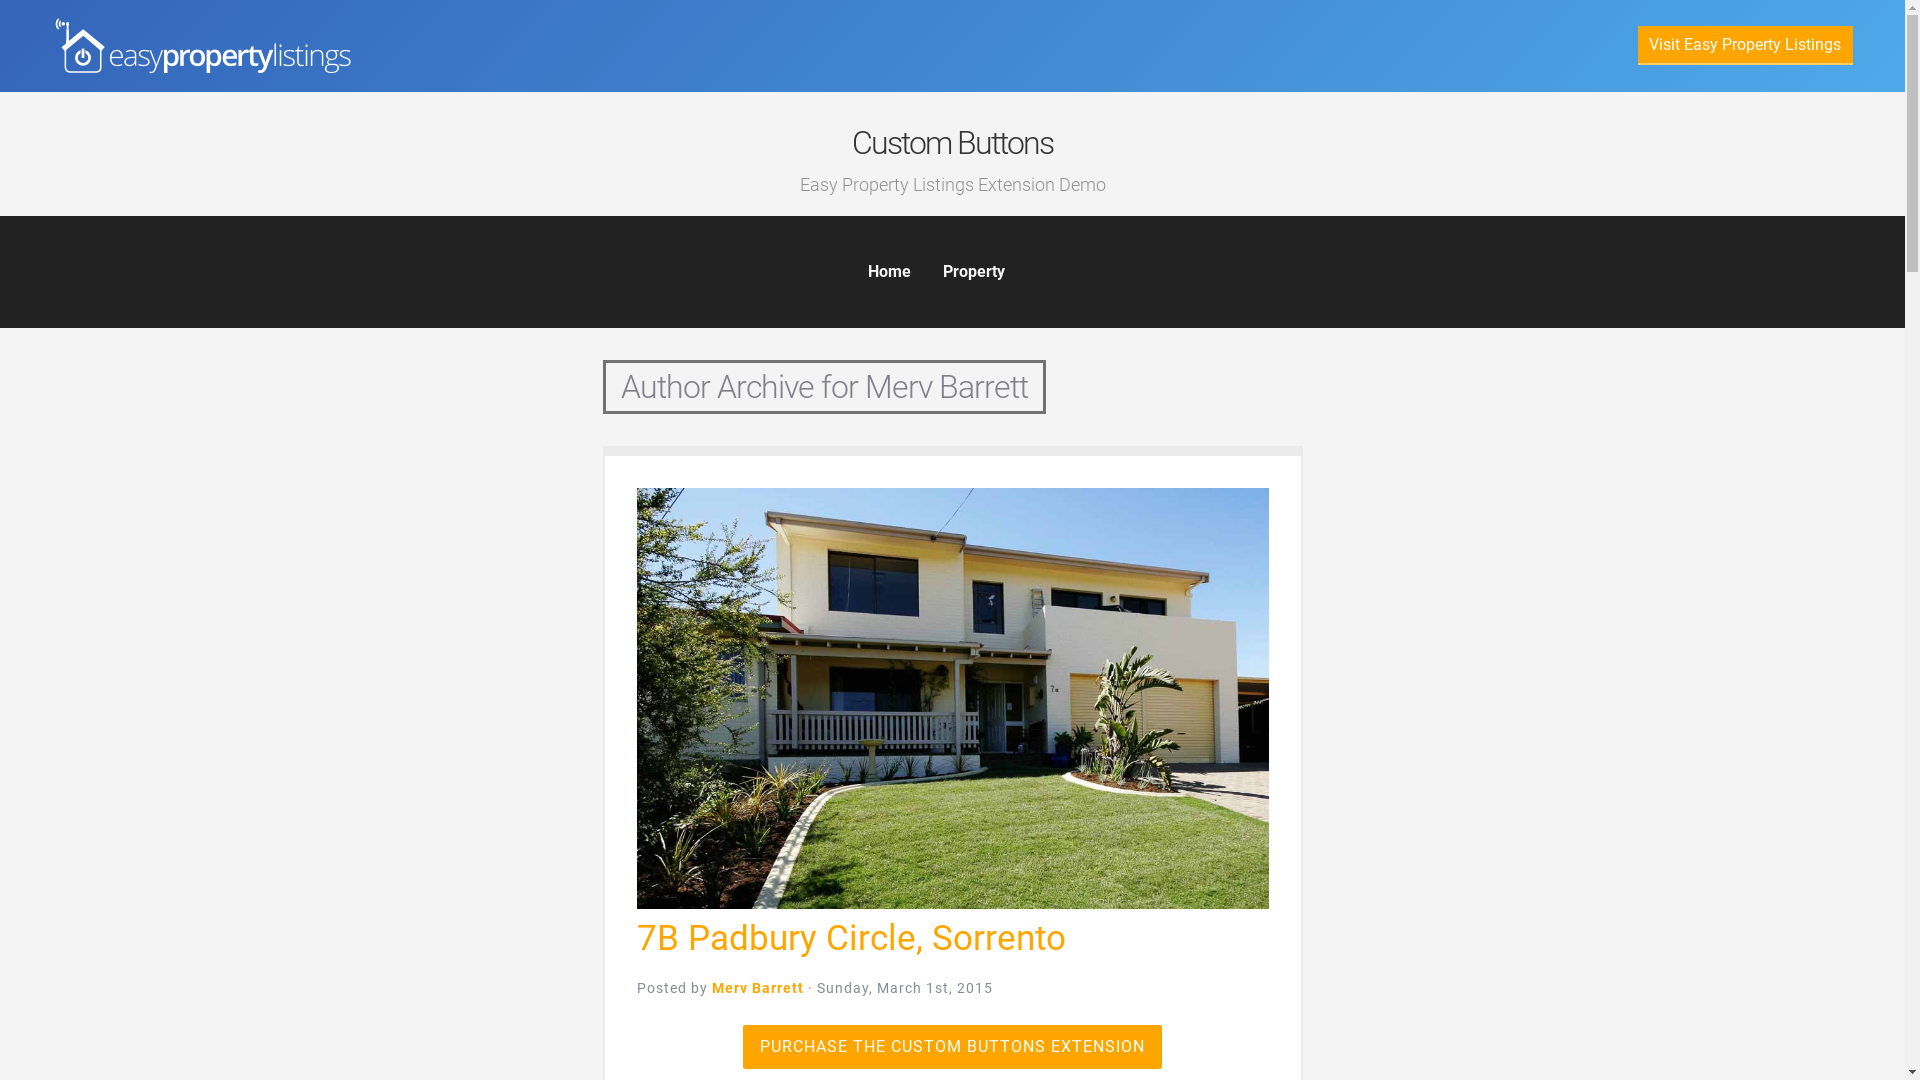 The width and height of the screenshot is (1920, 1080). What do you see at coordinates (951, 141) in the screenshot?
I see `'Custom Buttons'` at bounding box center [951, 141].